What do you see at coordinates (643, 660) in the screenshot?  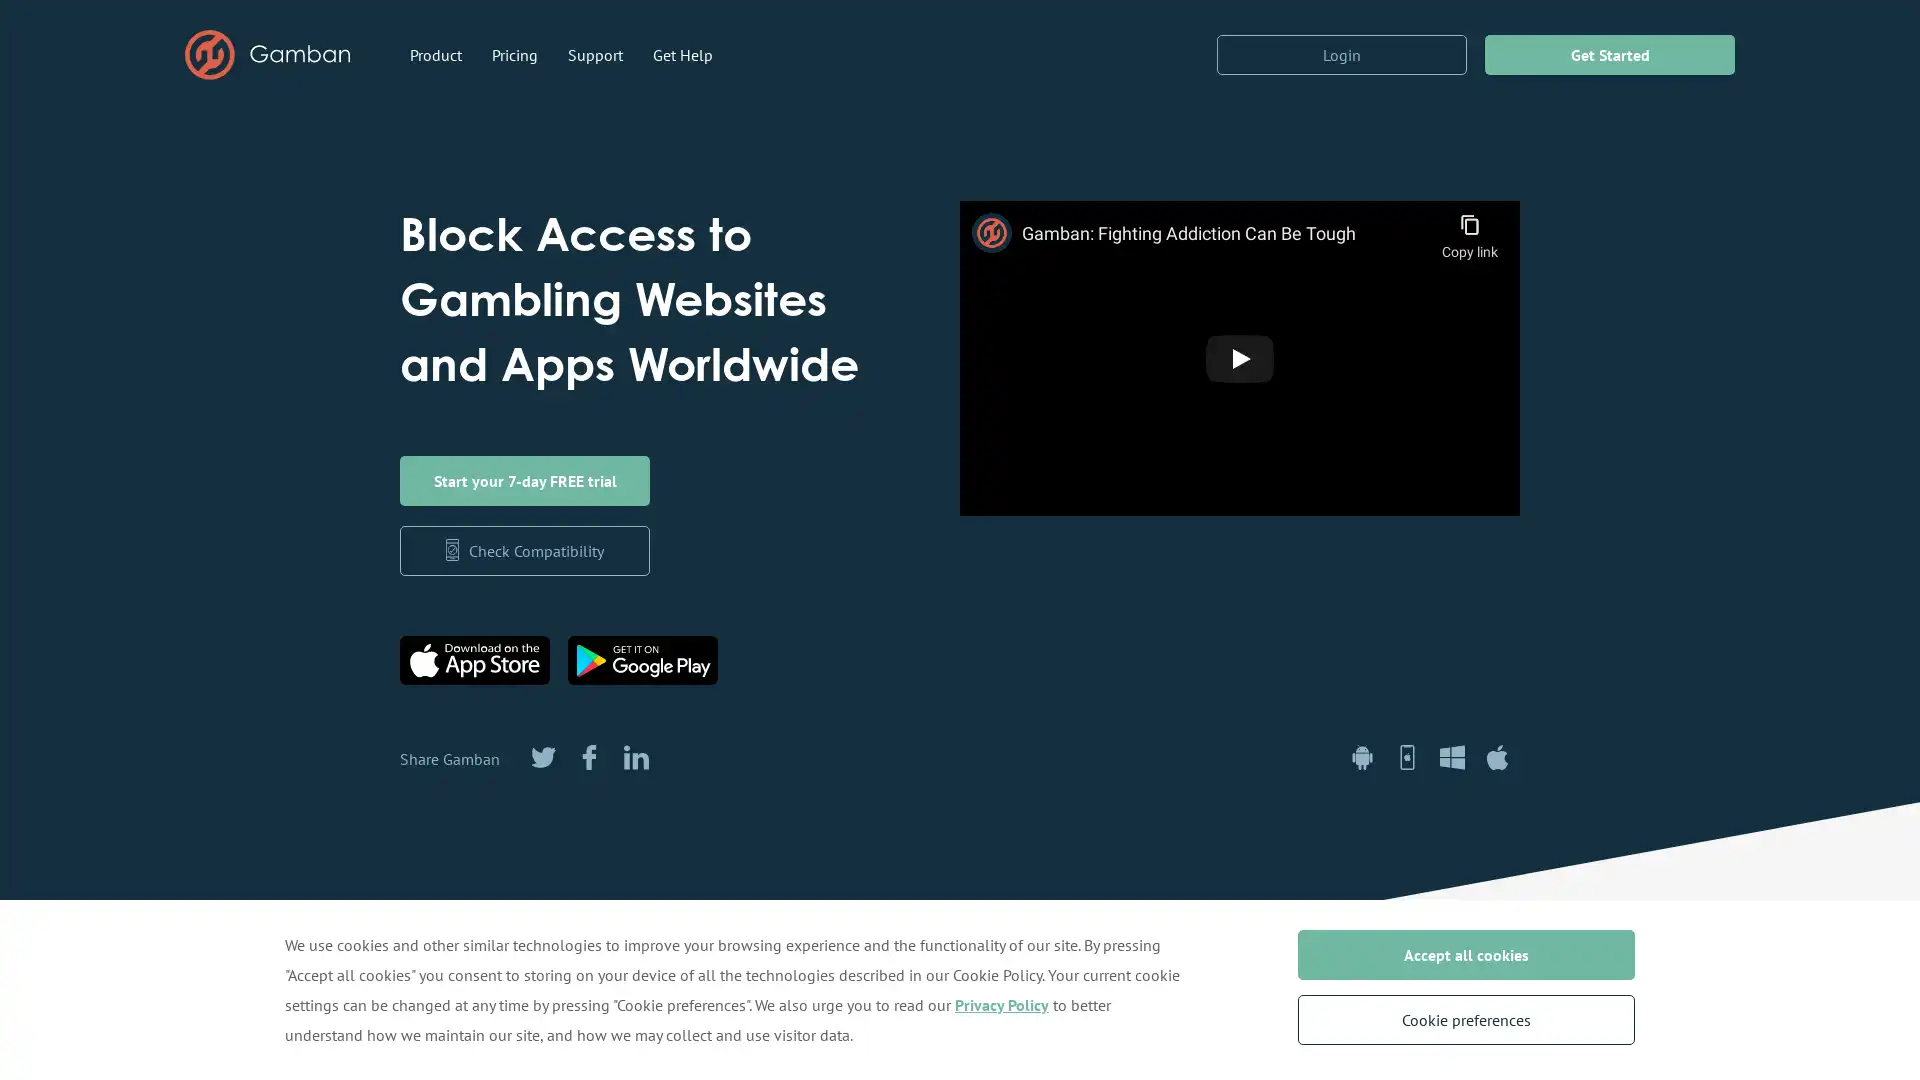 I see `Get it on Google Play` at bounding box center [643, 660].